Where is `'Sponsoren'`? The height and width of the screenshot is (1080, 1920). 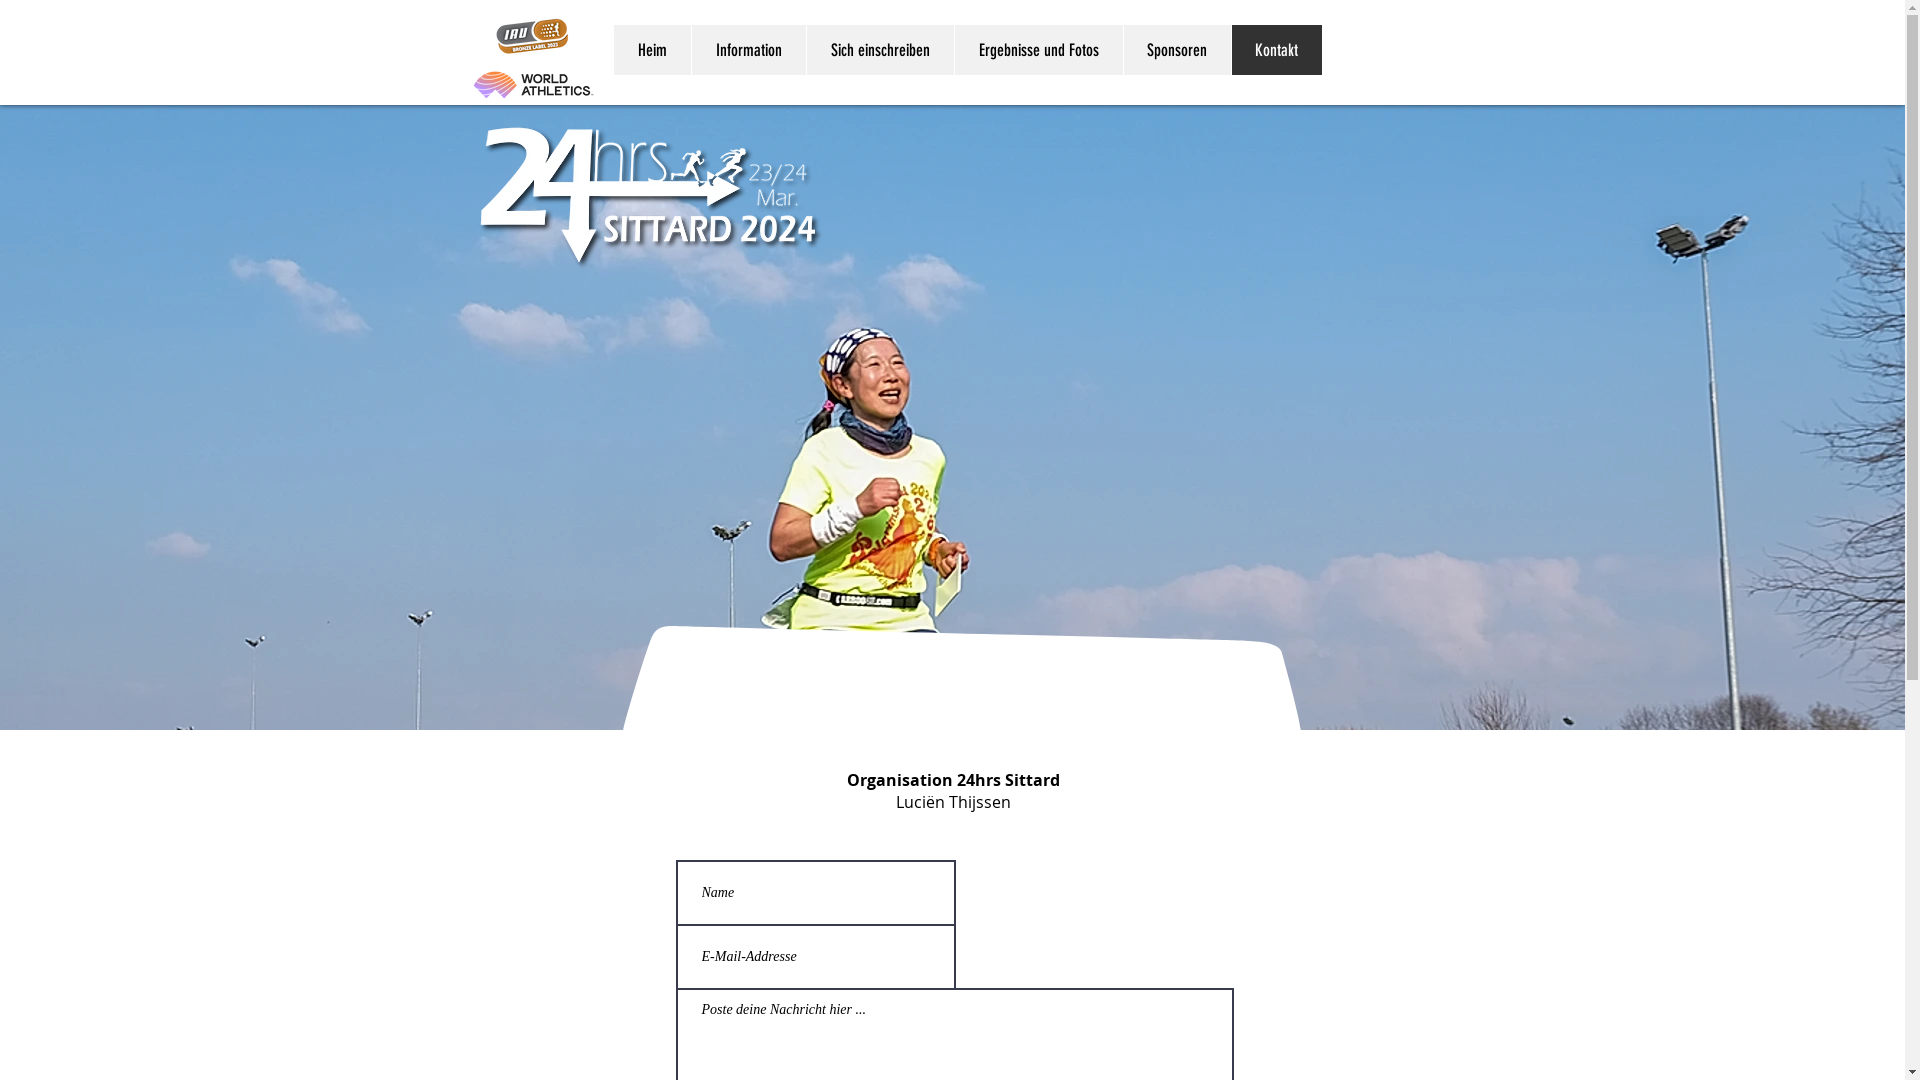
'Sponsoren' is located at coordinates (1176, 49).